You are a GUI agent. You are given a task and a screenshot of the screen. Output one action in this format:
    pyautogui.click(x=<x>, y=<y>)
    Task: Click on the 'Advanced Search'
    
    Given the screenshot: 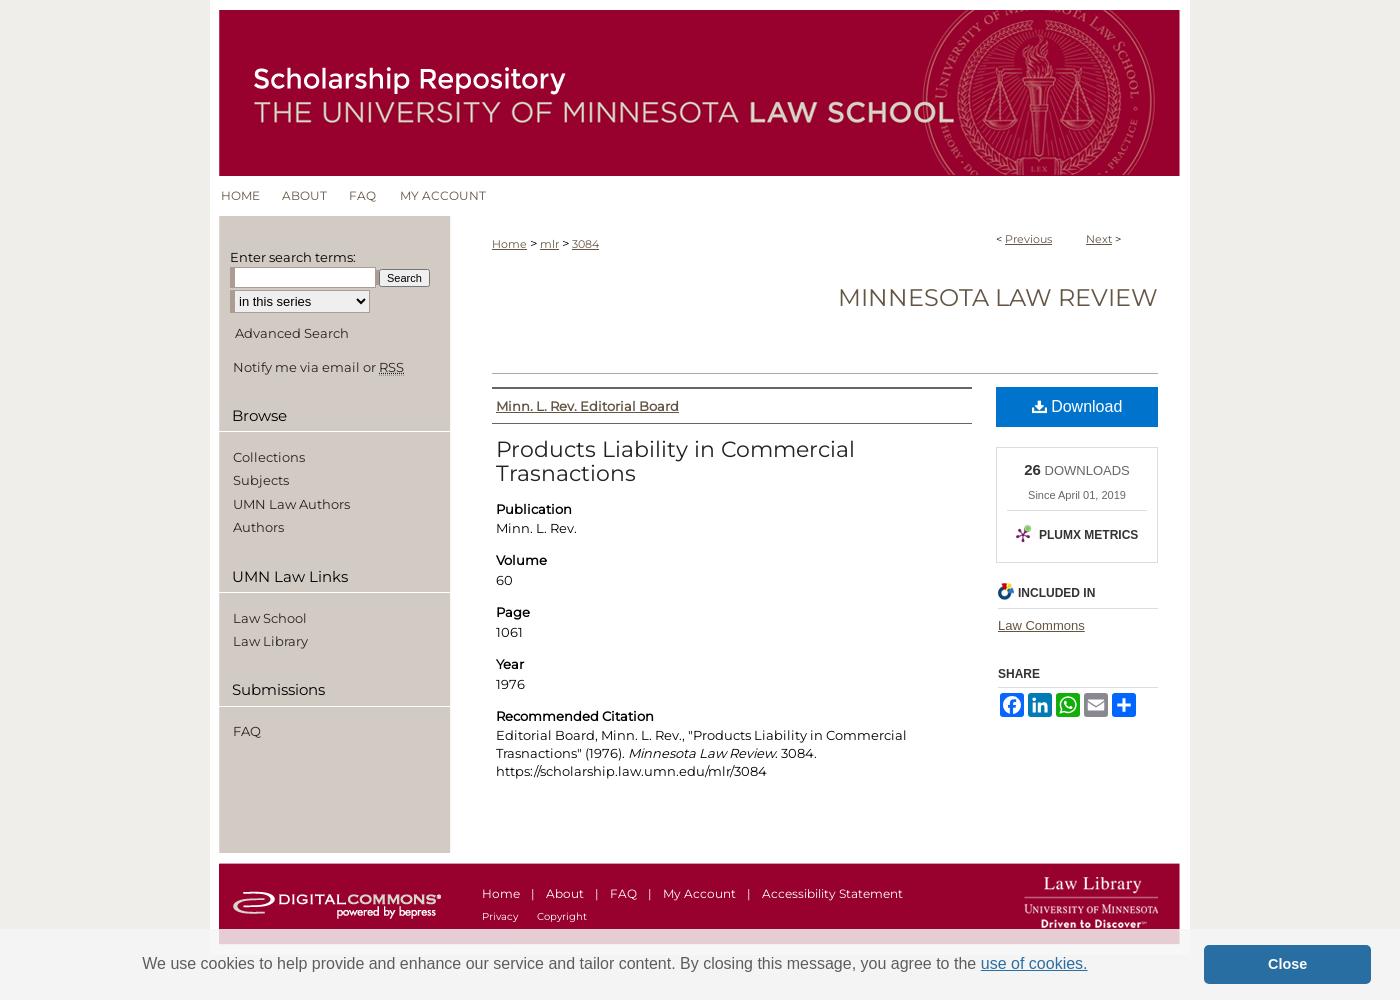 What is the action you would take?
    pyautogui.click(x=292, y=332)
    